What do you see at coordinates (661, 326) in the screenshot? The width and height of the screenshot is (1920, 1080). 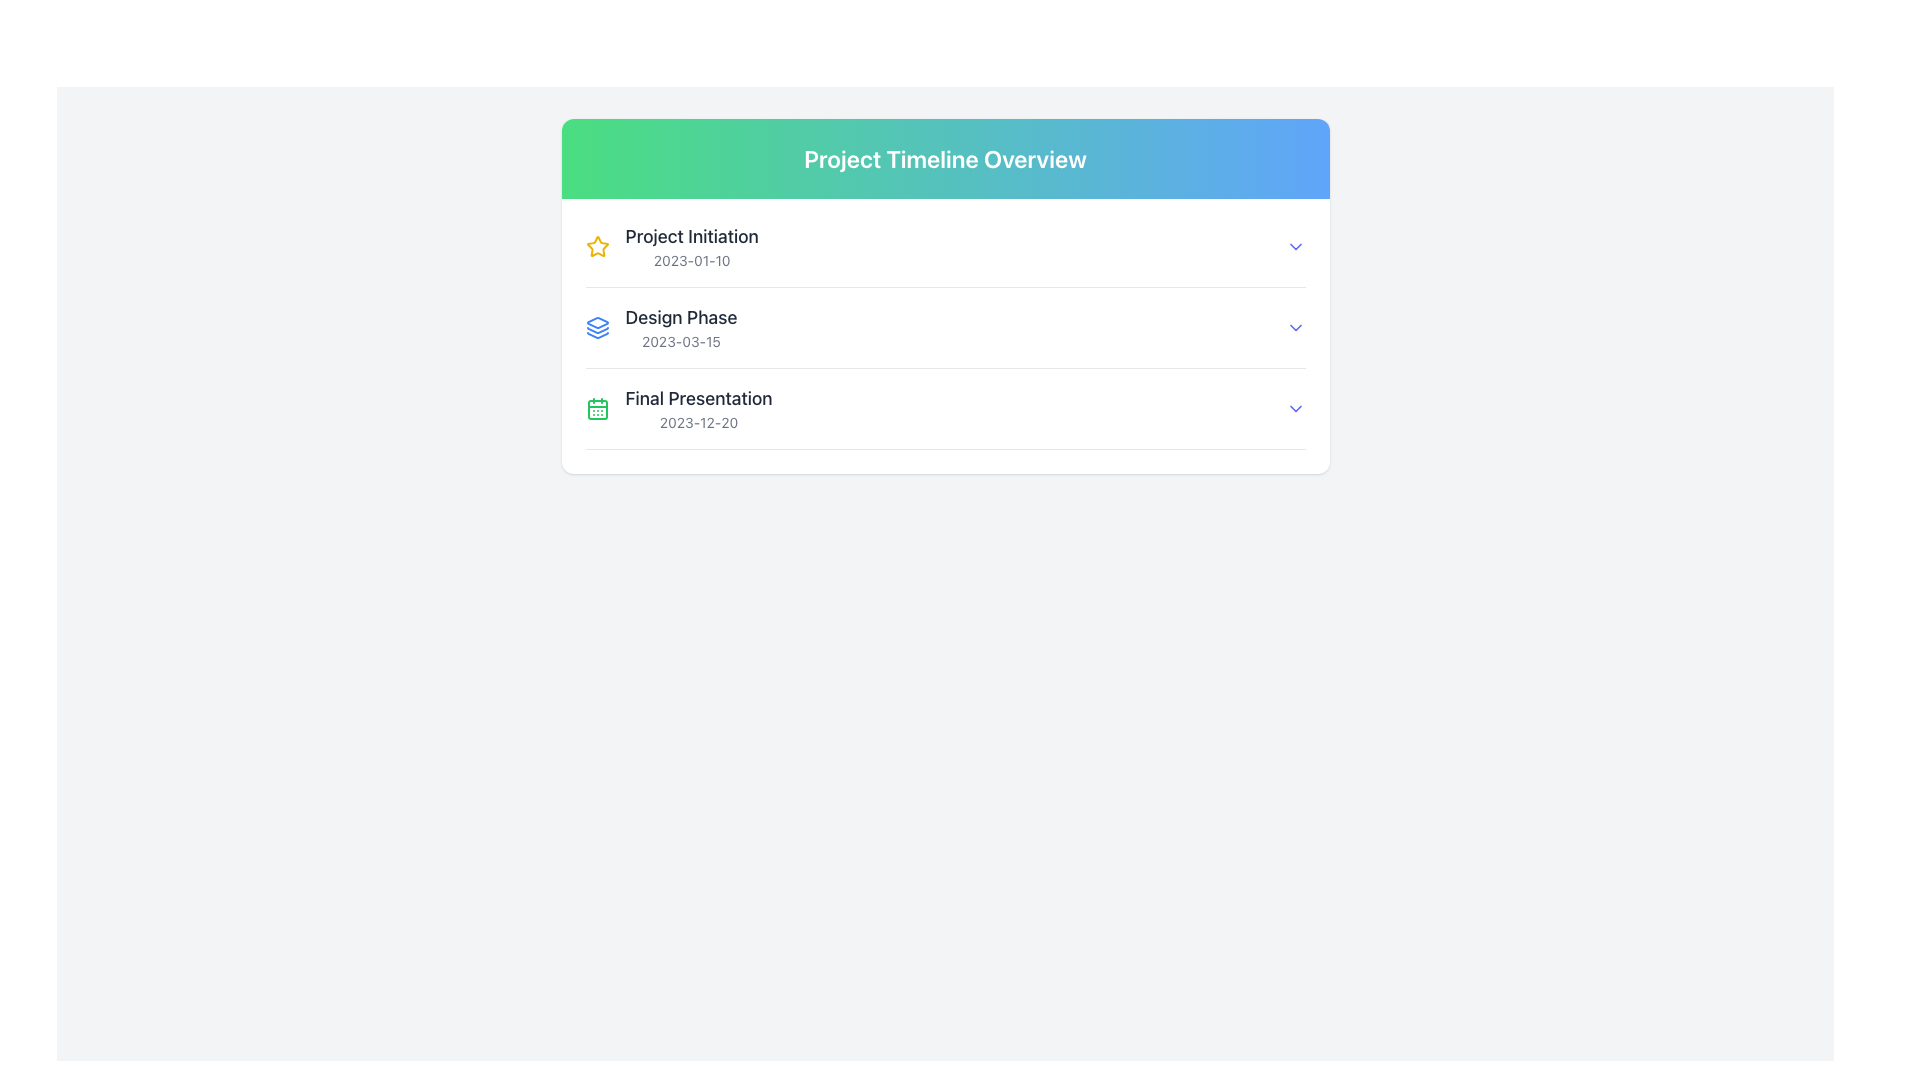 I see `the List item labeled 'Design Phase' with the date '2023-03-15'` at bounding box center [661, 326].